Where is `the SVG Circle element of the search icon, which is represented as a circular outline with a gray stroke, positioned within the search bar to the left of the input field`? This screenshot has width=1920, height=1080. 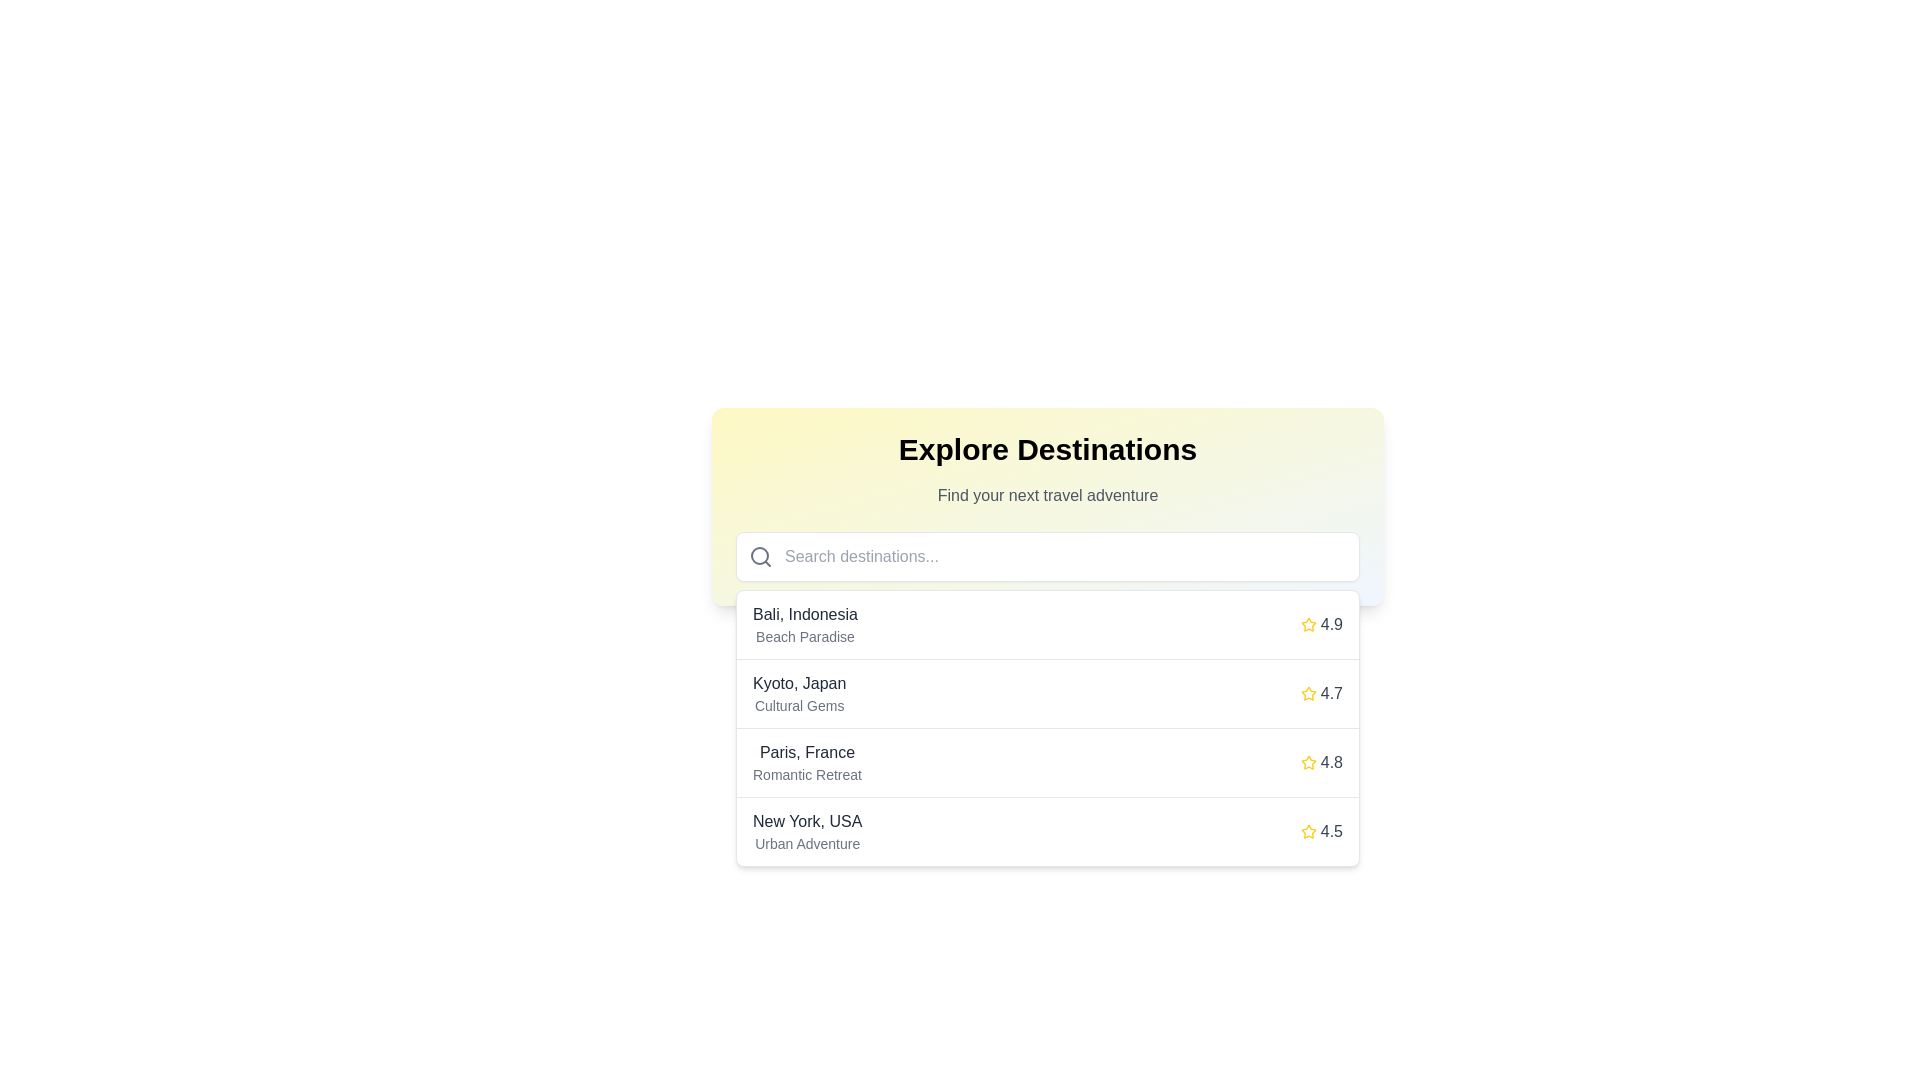 the SVG Circle element of the search icon, which is represented as a circular outline with a gray stroke, positioned within the search bar to the left of the input field is located at coordinates (758, 555).